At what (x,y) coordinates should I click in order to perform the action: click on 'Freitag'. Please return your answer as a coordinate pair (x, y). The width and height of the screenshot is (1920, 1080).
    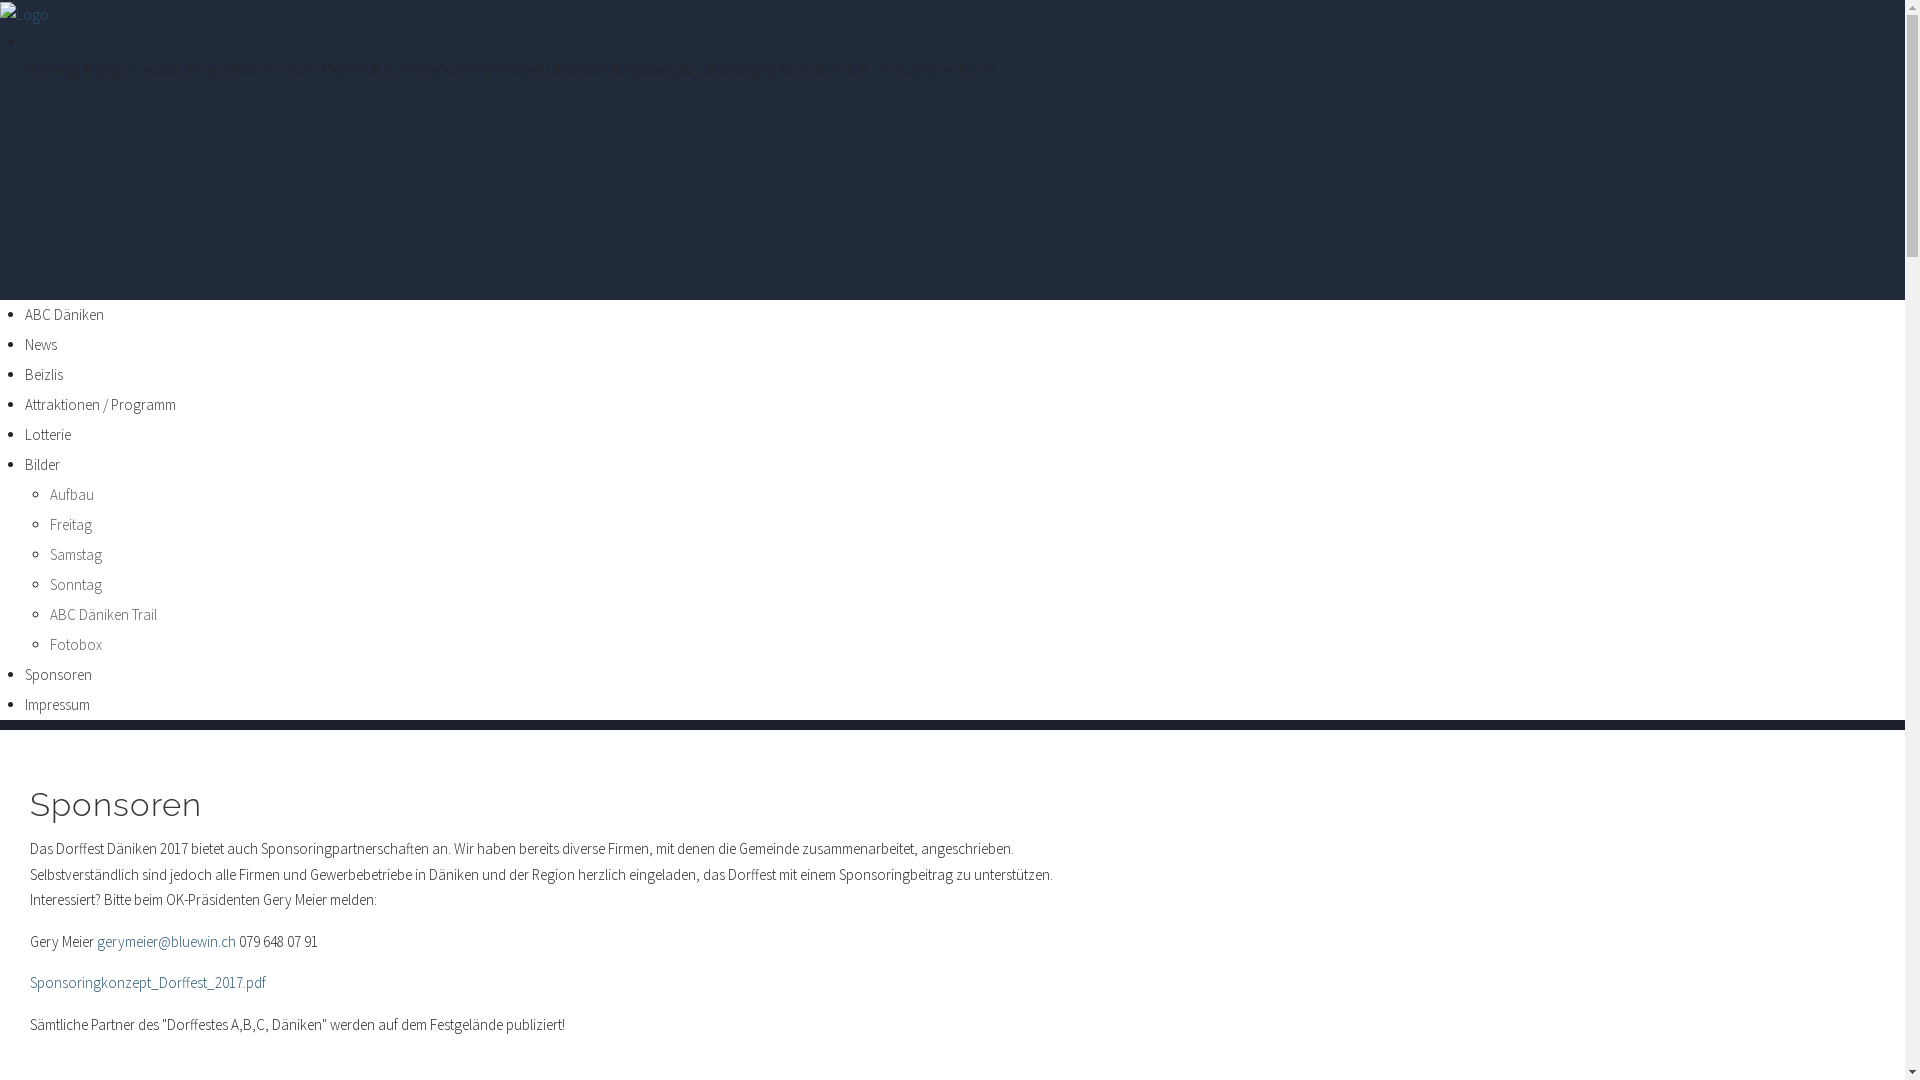
    Looking at the image, I should click on (71, 523).